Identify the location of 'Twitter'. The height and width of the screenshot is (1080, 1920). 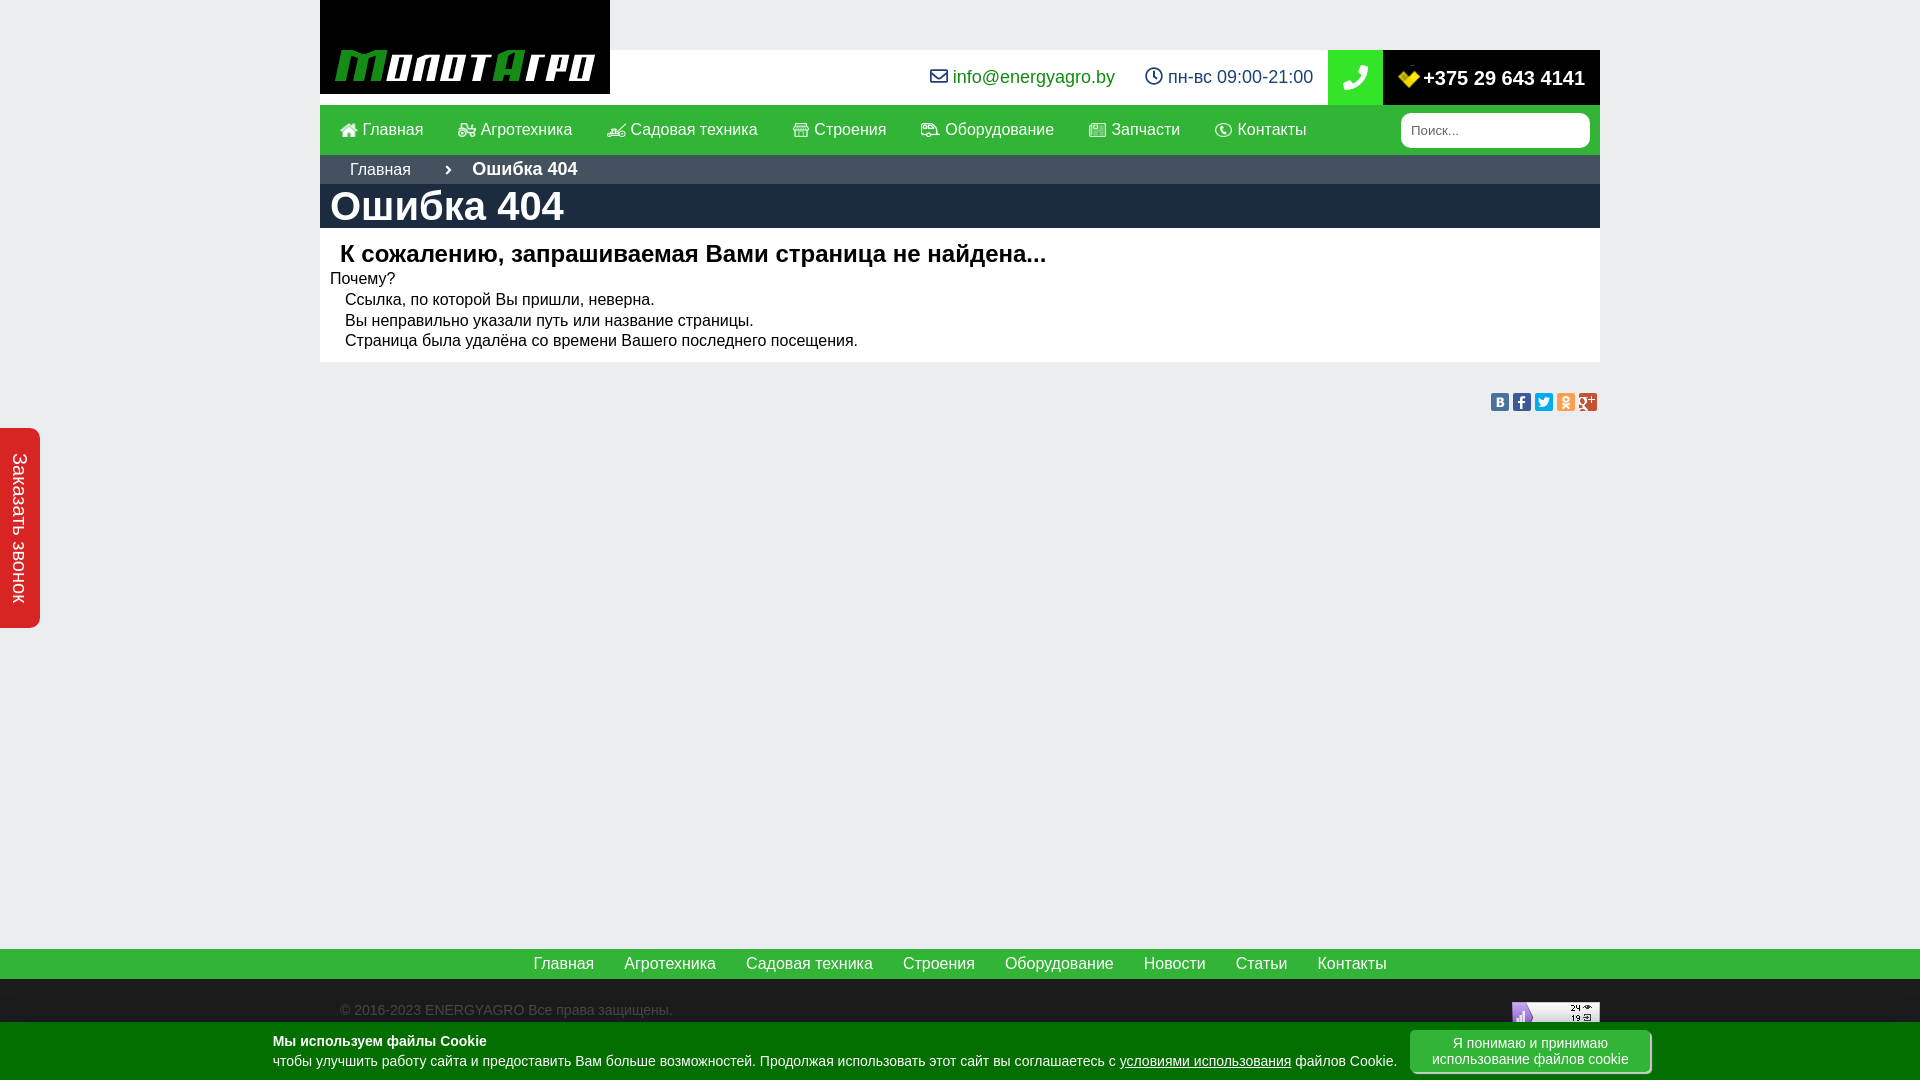
(1543, 401).